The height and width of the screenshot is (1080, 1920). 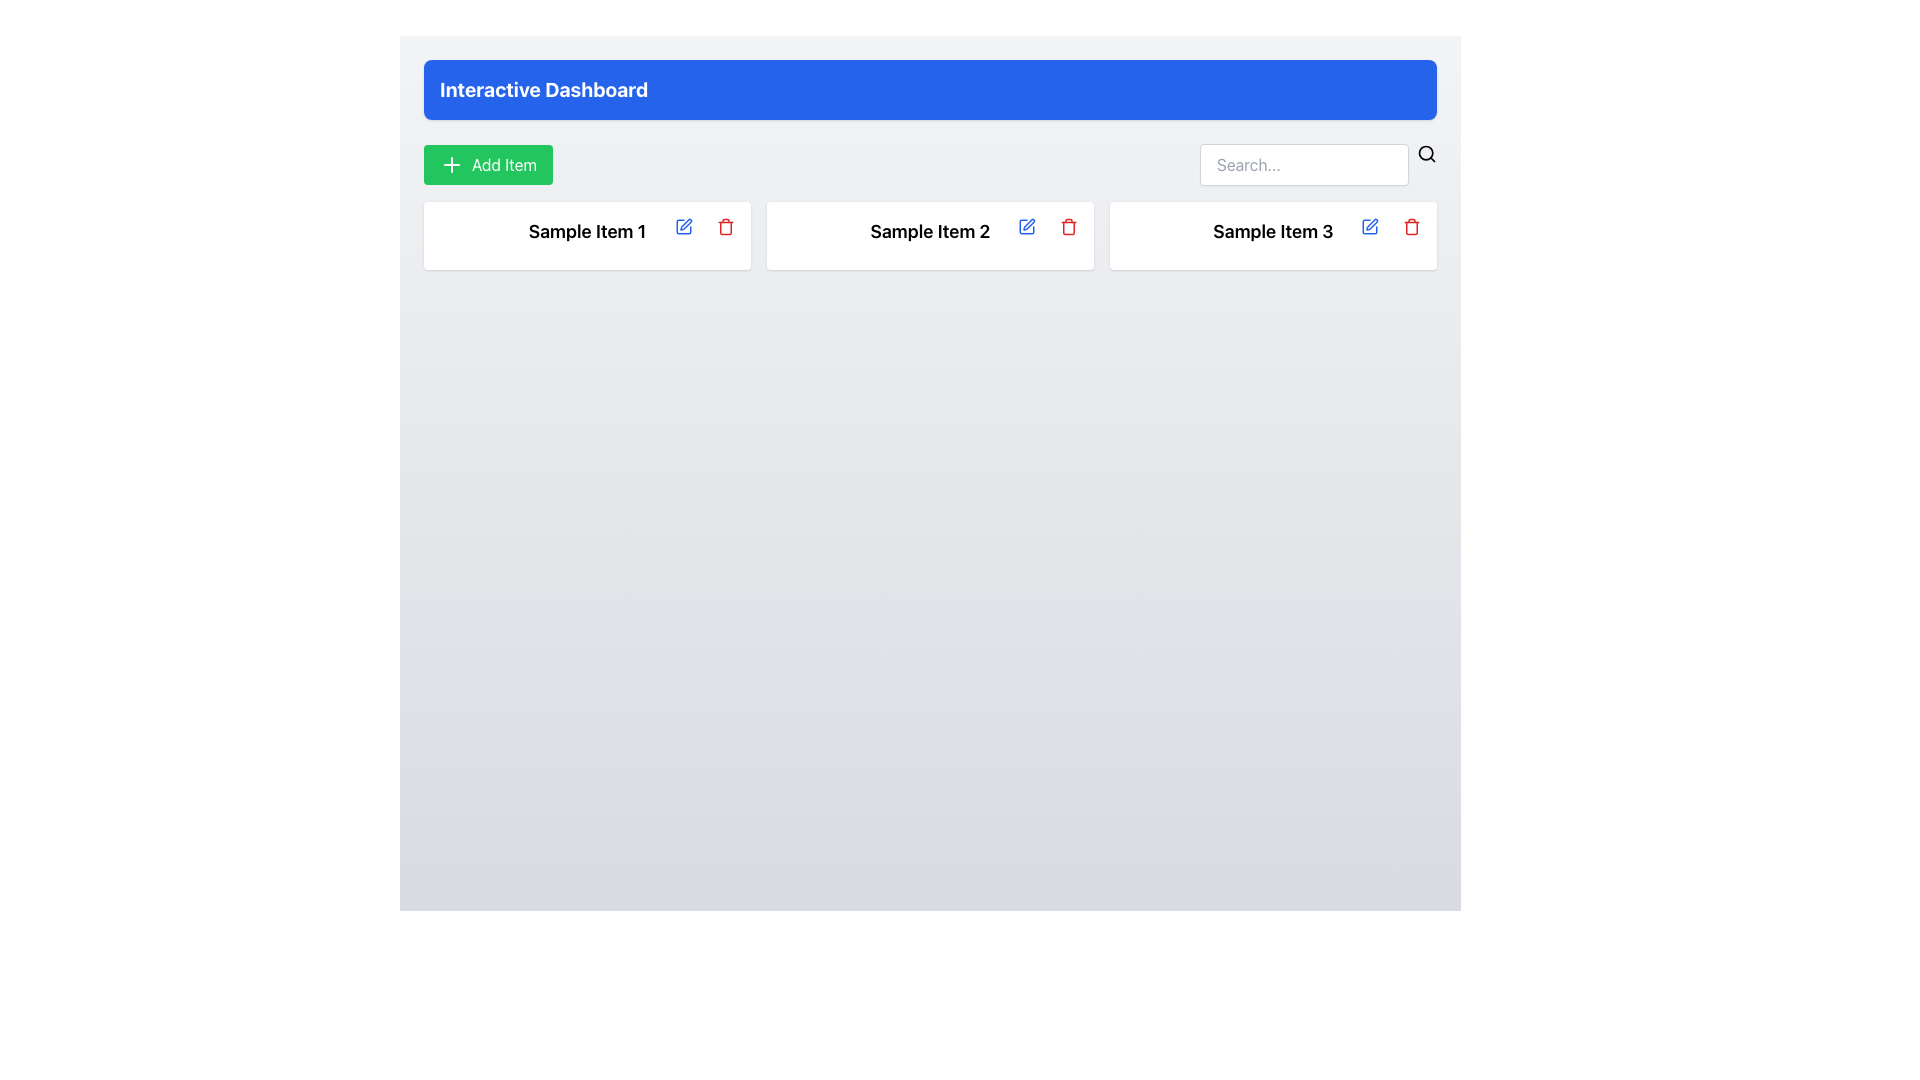 What do you see at coordinates (1425, 153) in the screenshot?
I see `the search icon located to the right of the 'Search...' input field to provide interaction feedback` at bounding box center [1425, 153].